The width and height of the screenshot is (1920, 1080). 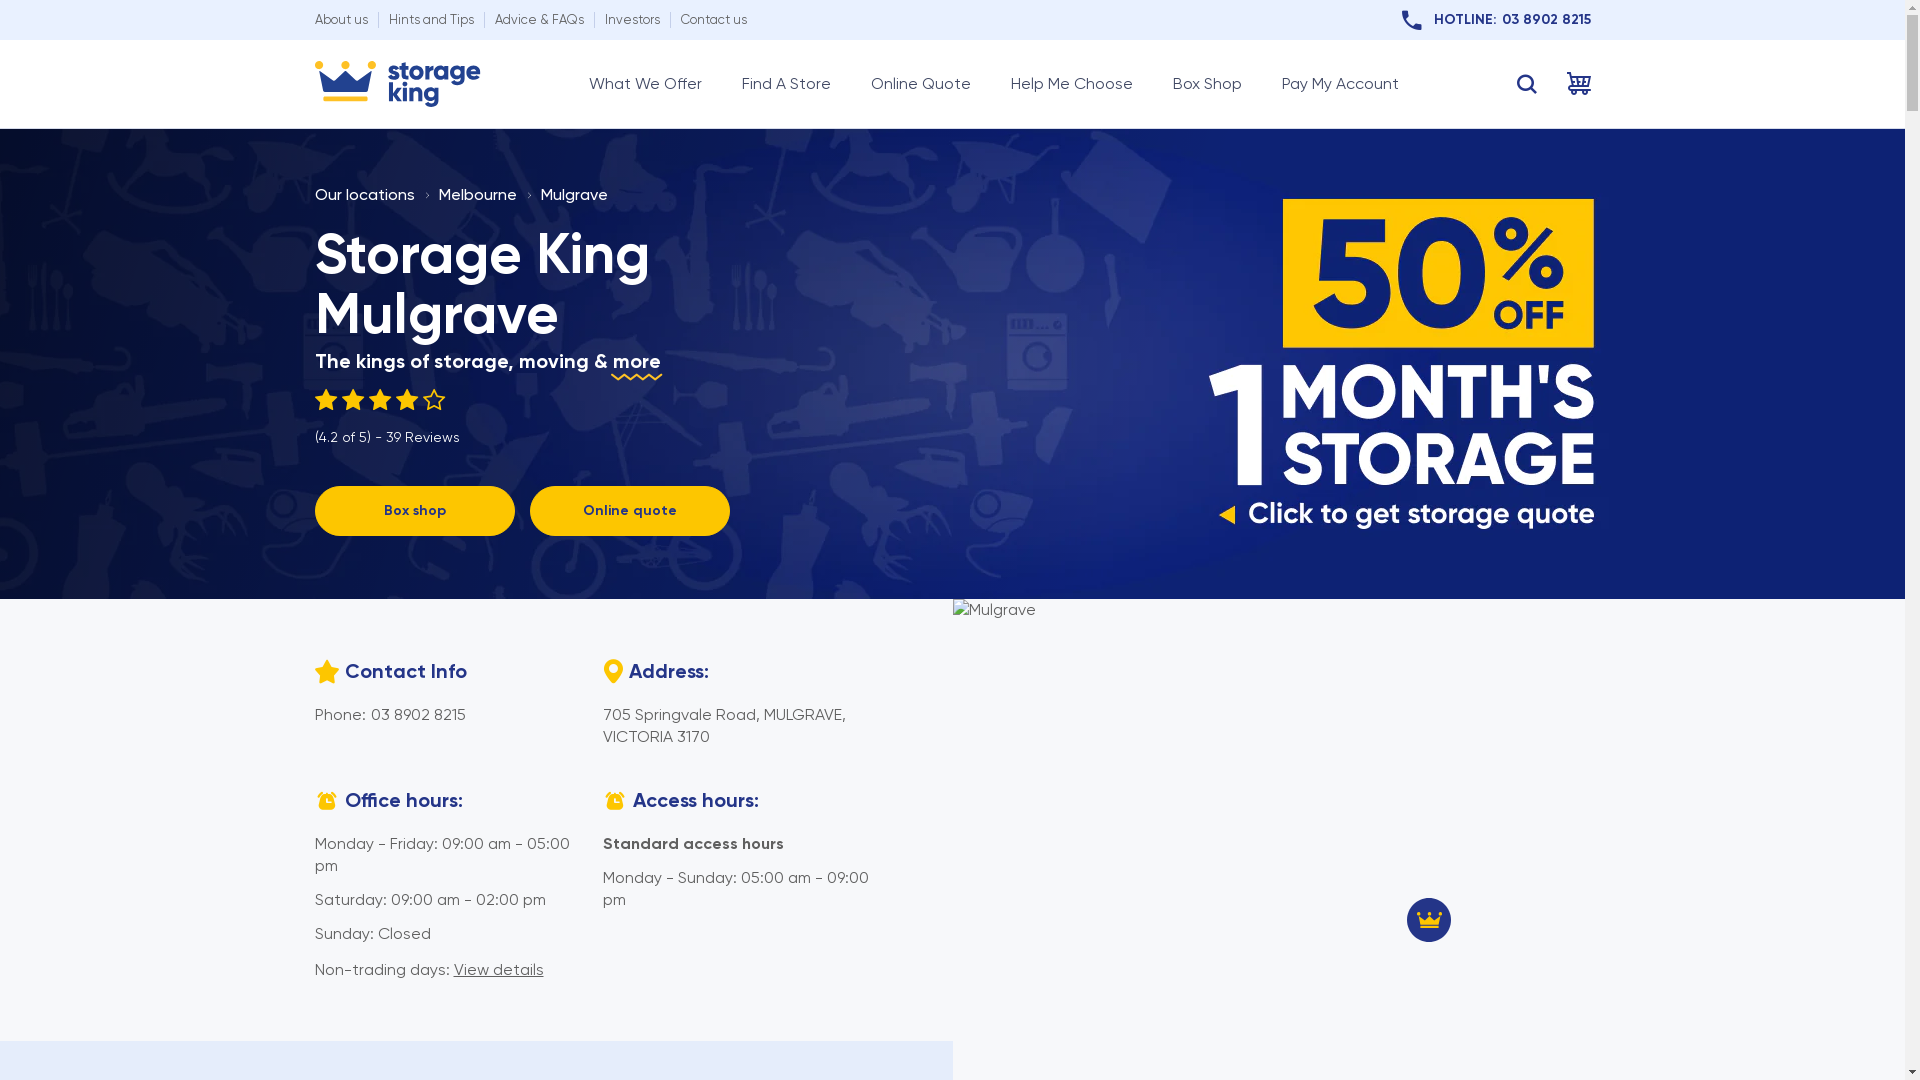 I want to click on 'About us', so click(x=340, y=19).